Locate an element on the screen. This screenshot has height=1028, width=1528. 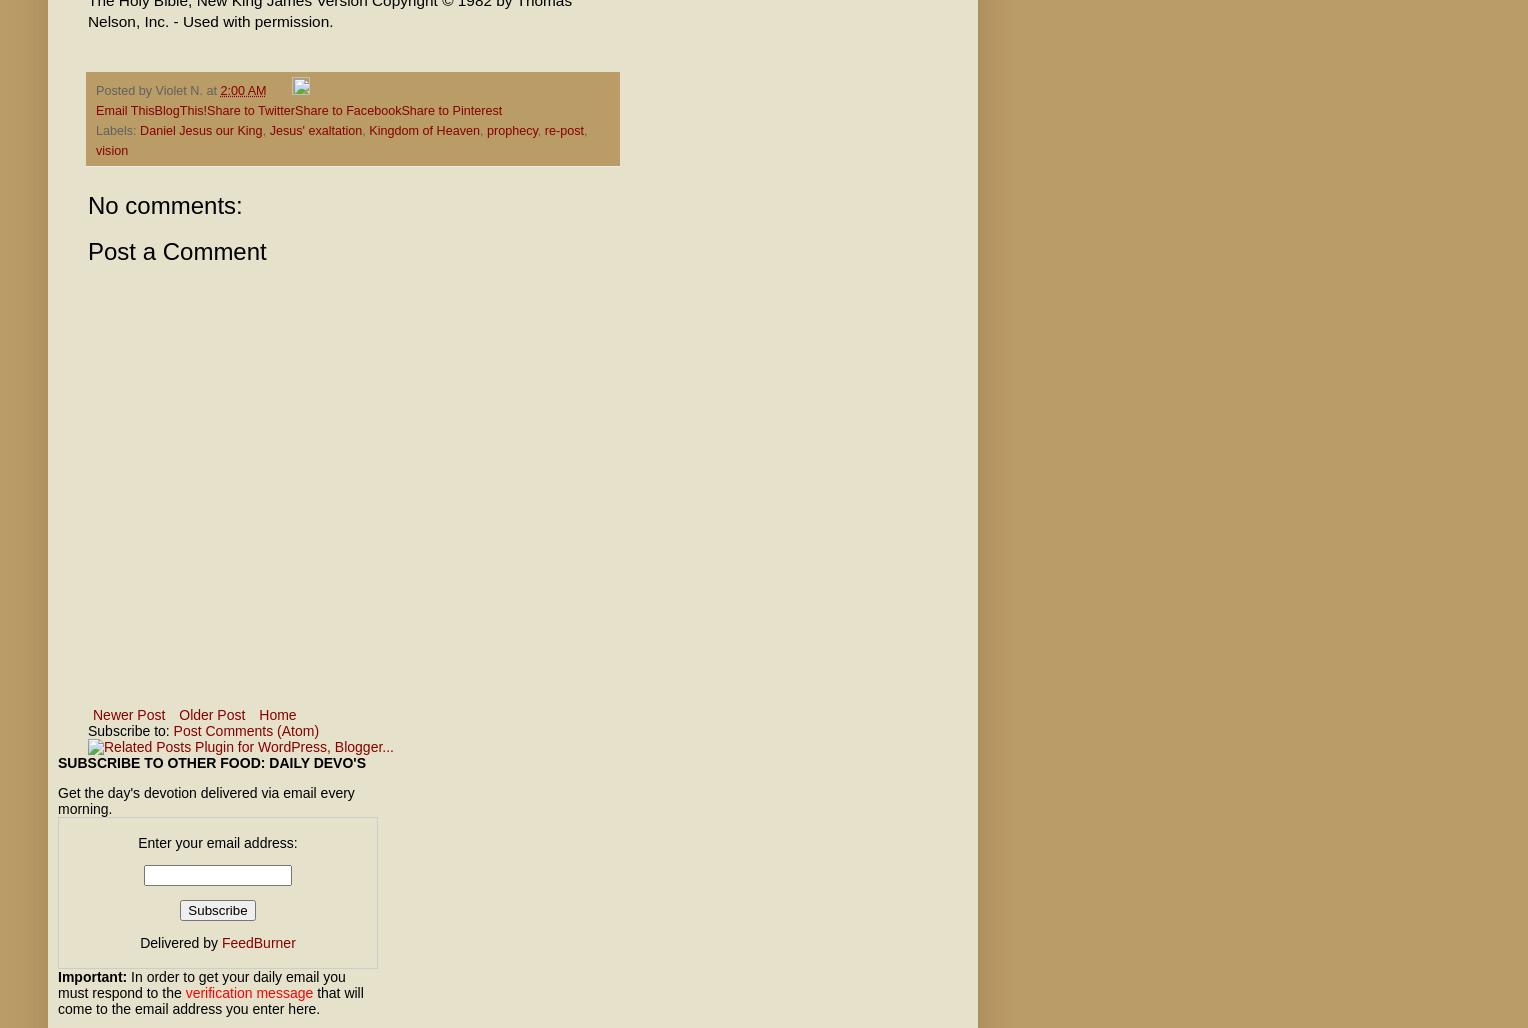
'Kingdom of Heaven' is located at coordinates (424, 130).